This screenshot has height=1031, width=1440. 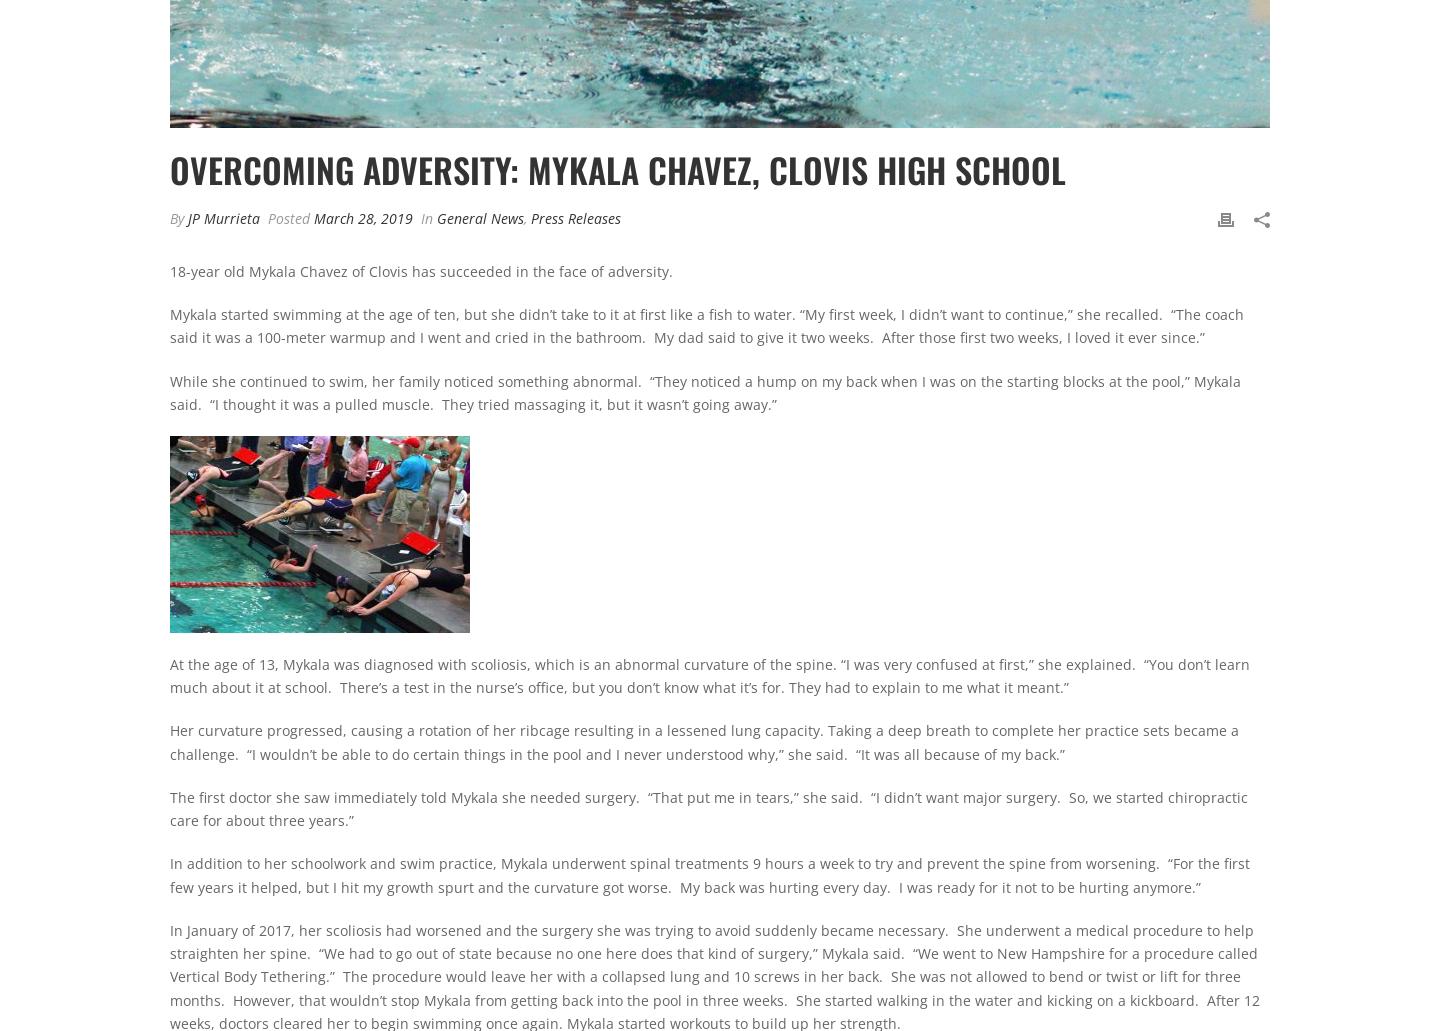 What do you see at coordinates (362, 217) in the screenshot?
I see `'March 28, 2019'` at bounding box center [362, 217].